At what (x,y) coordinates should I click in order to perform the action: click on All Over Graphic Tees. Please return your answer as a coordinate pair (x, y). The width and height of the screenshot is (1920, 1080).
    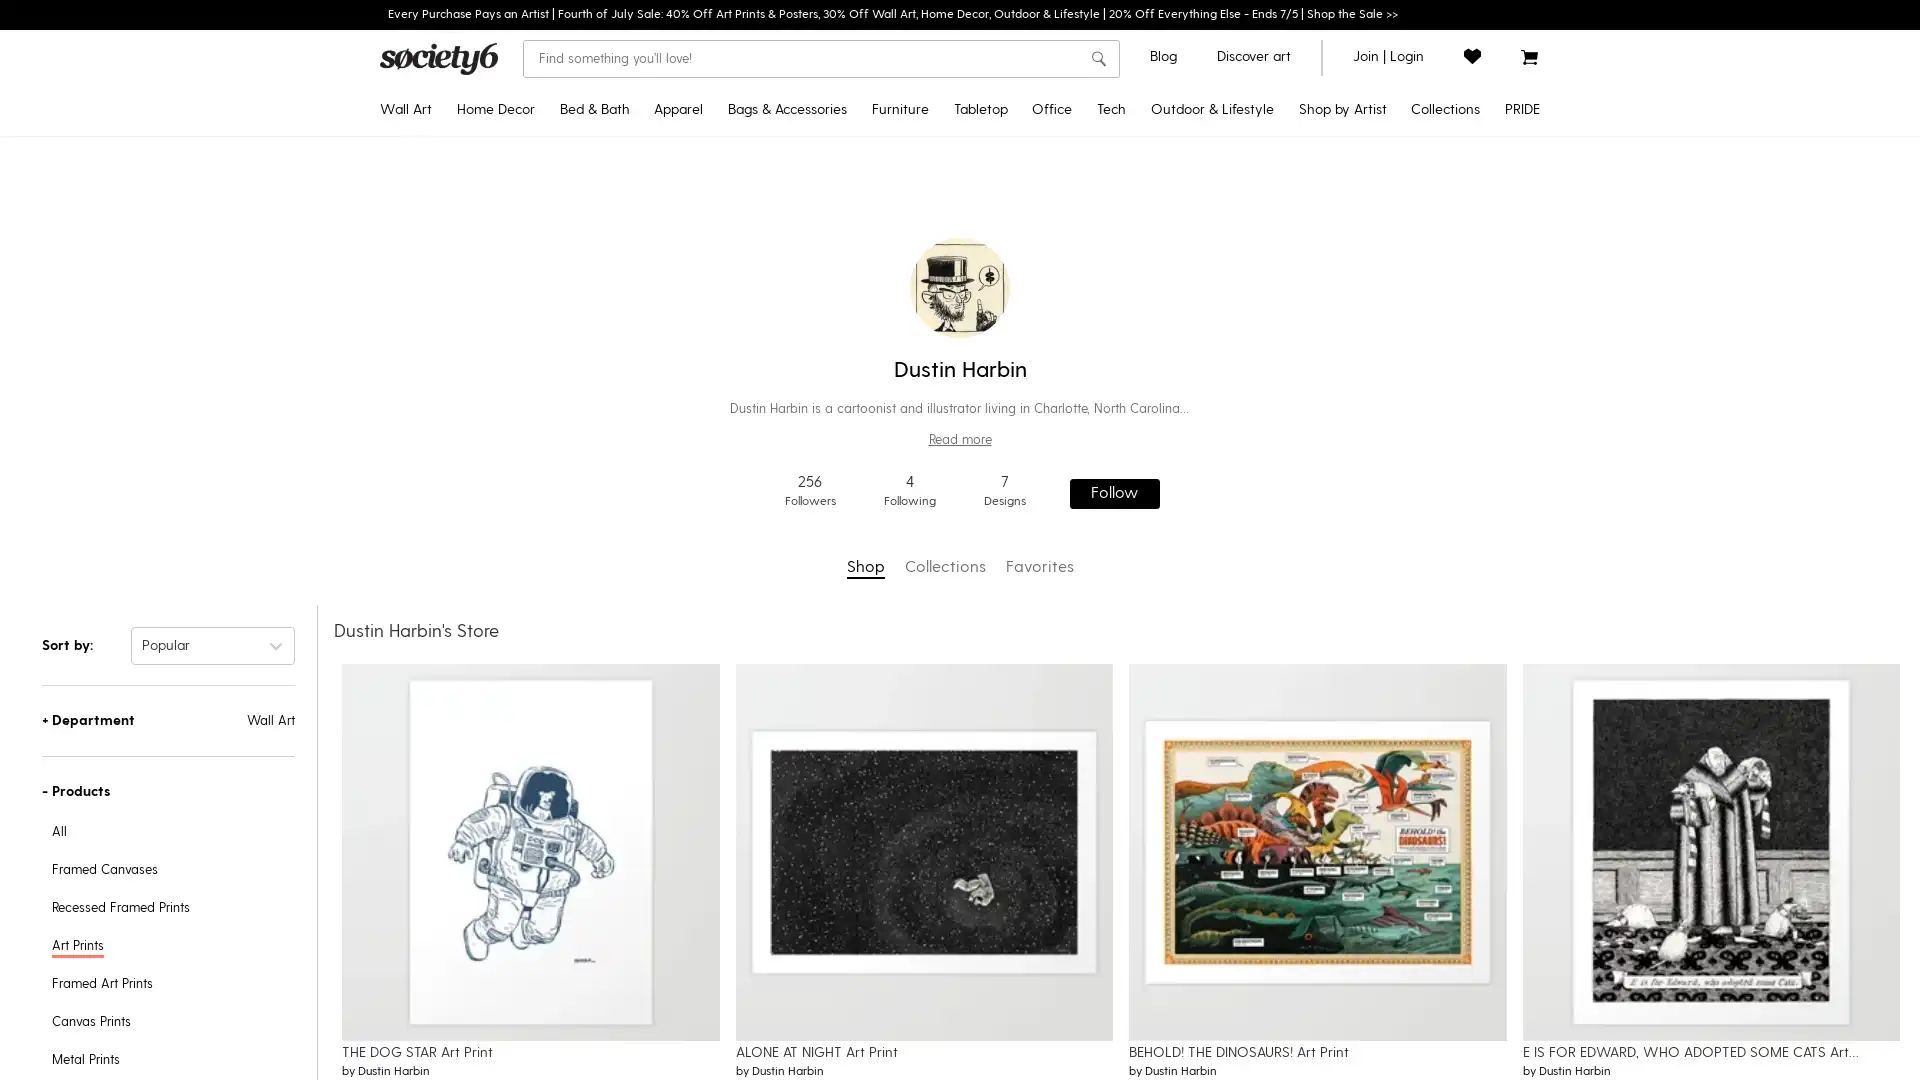
    Looking at the image, I should click on (741, 289).